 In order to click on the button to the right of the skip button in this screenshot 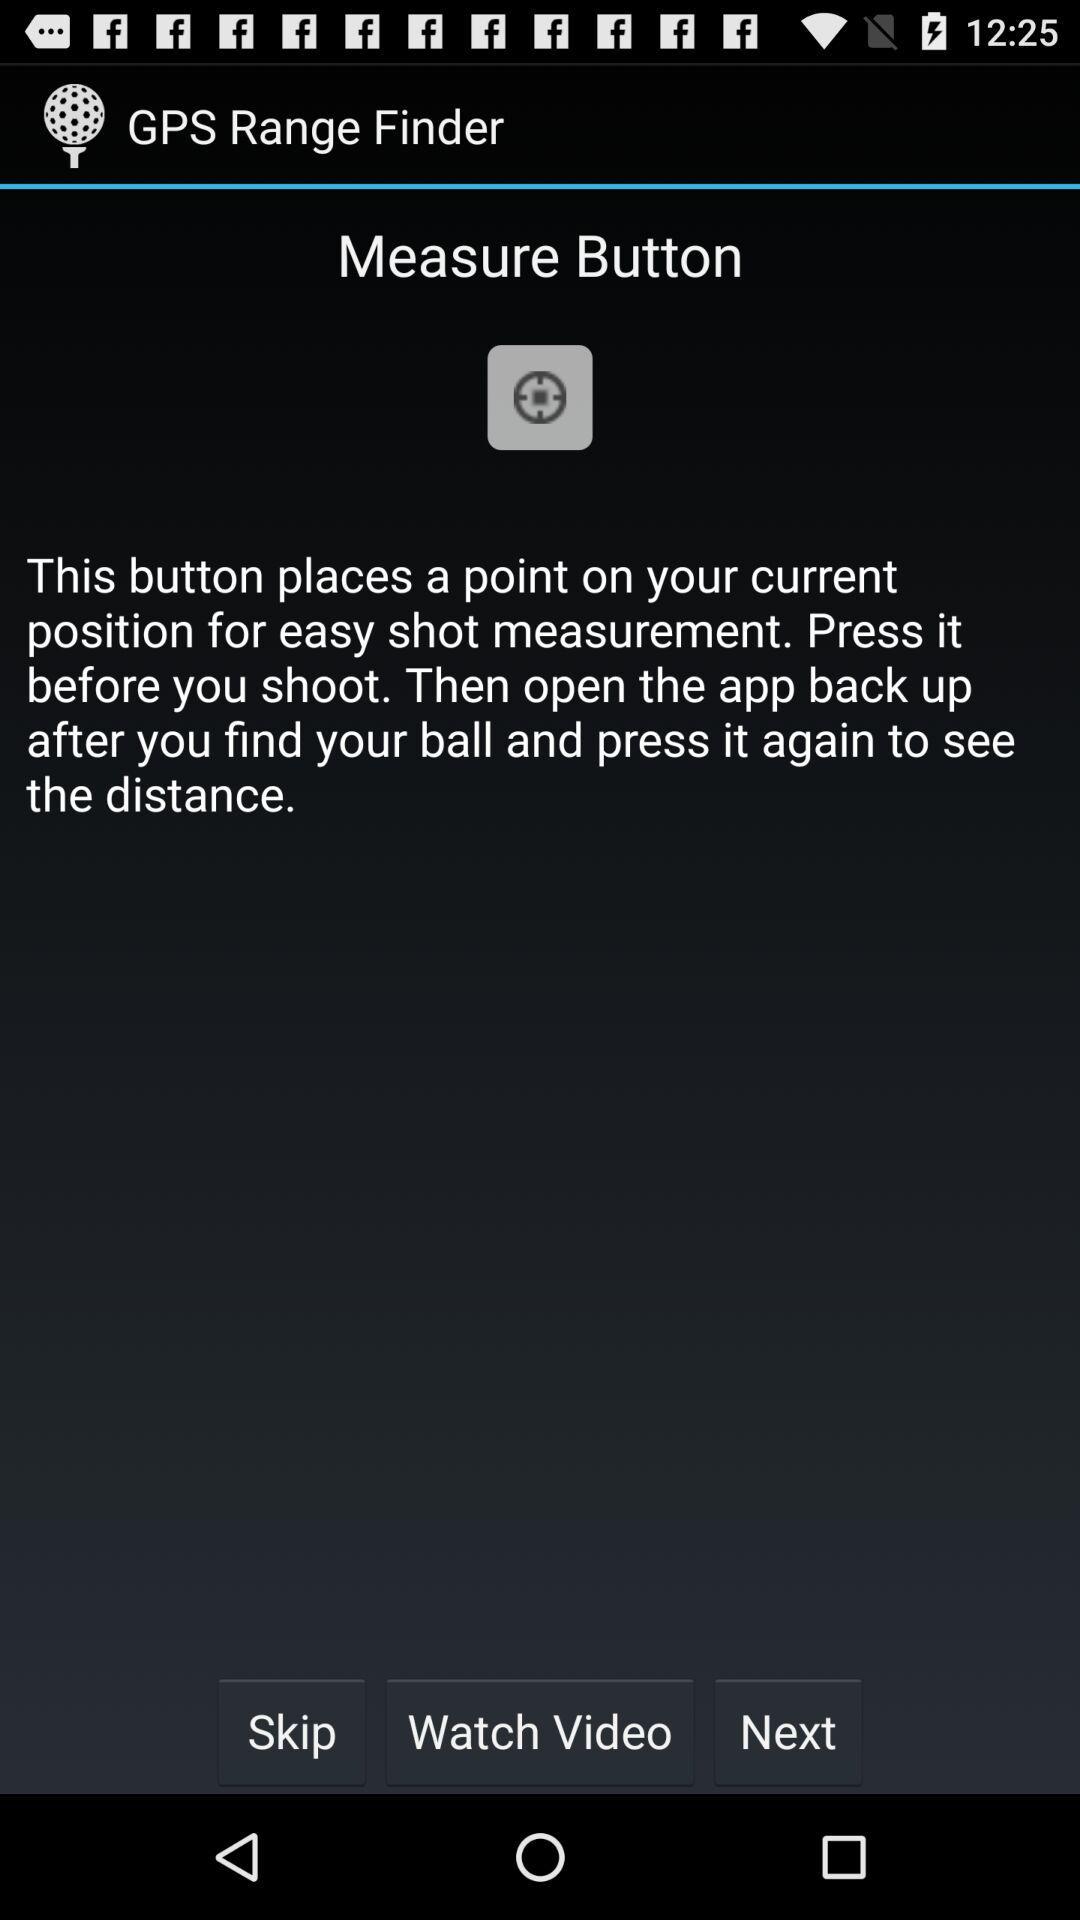, I will do `click(540, 1730)`.